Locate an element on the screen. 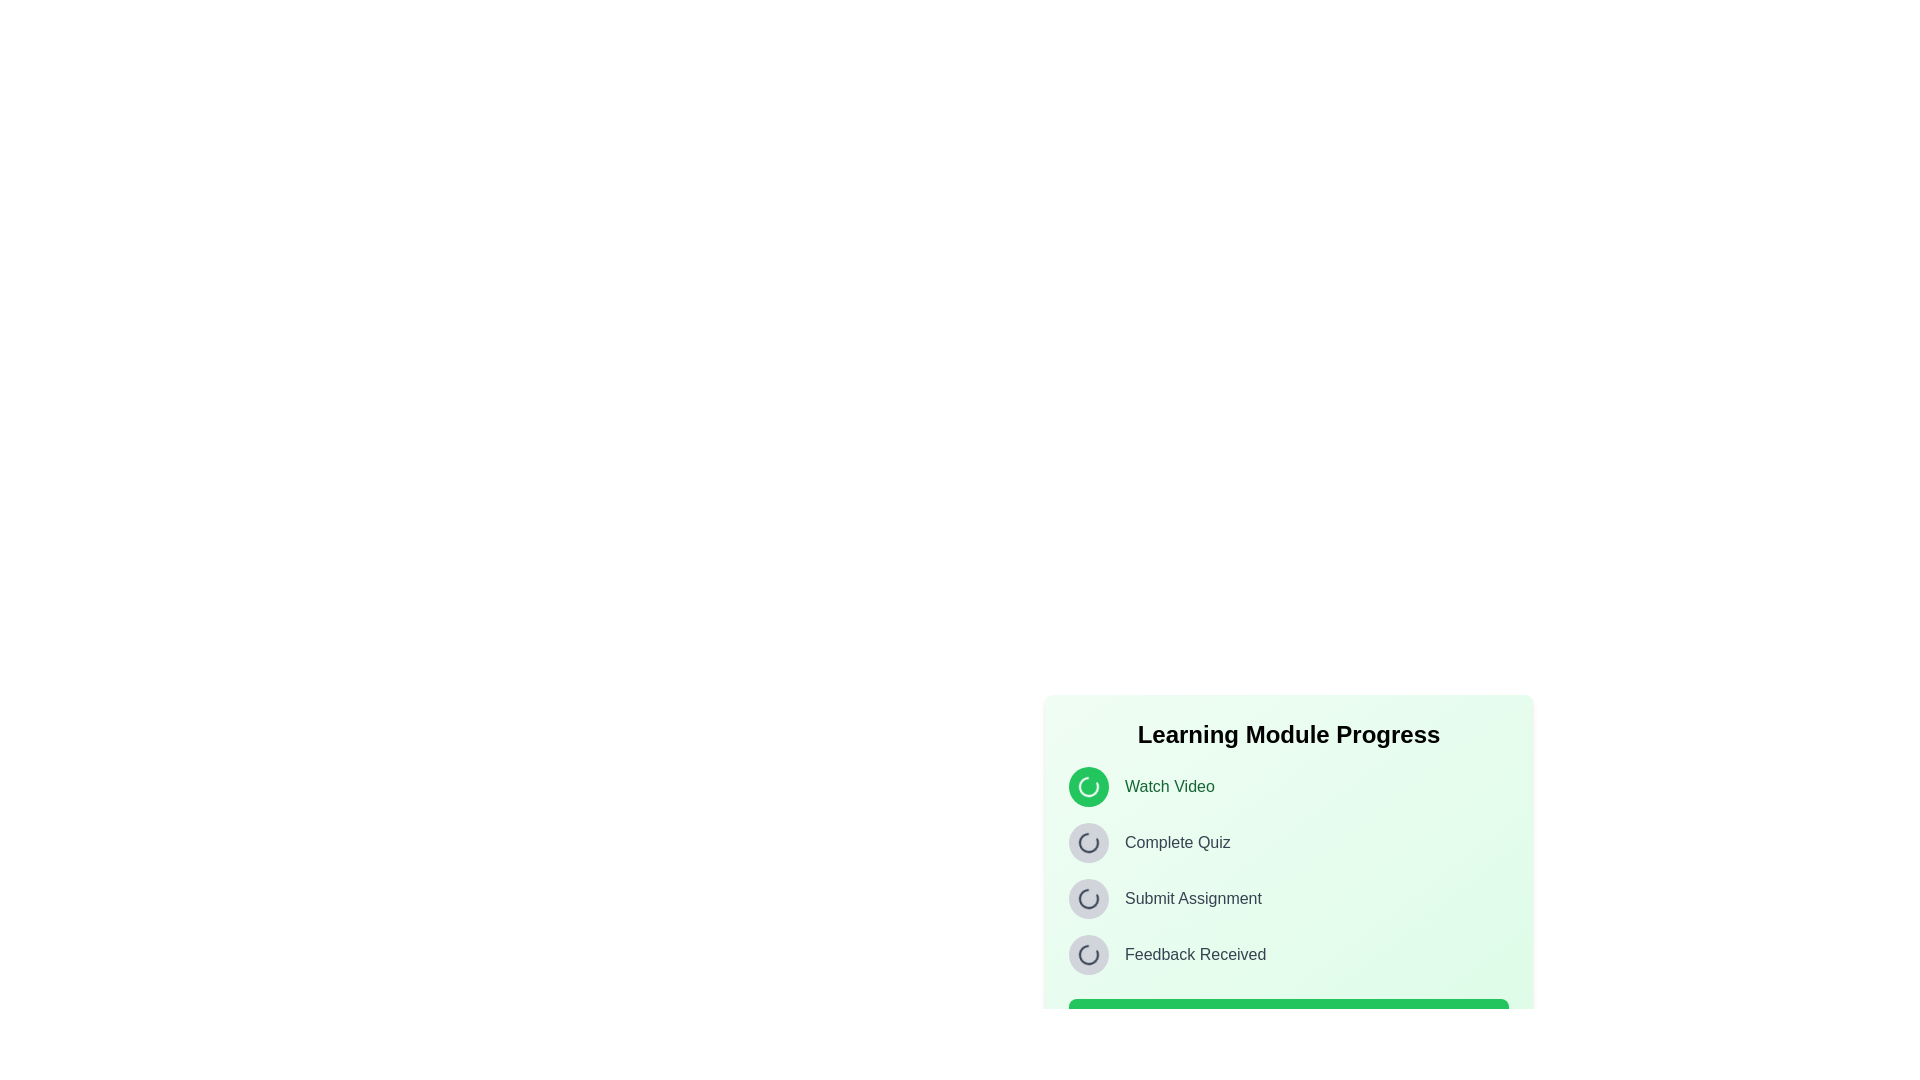 The image size is (1920, 1080). the circular, spinning loader icon with a partial circular stroke, which is part of the 'Learning Module Progress' section, located to the left of the 'Complete Quiz' label is located at coordinates (1088, 843).